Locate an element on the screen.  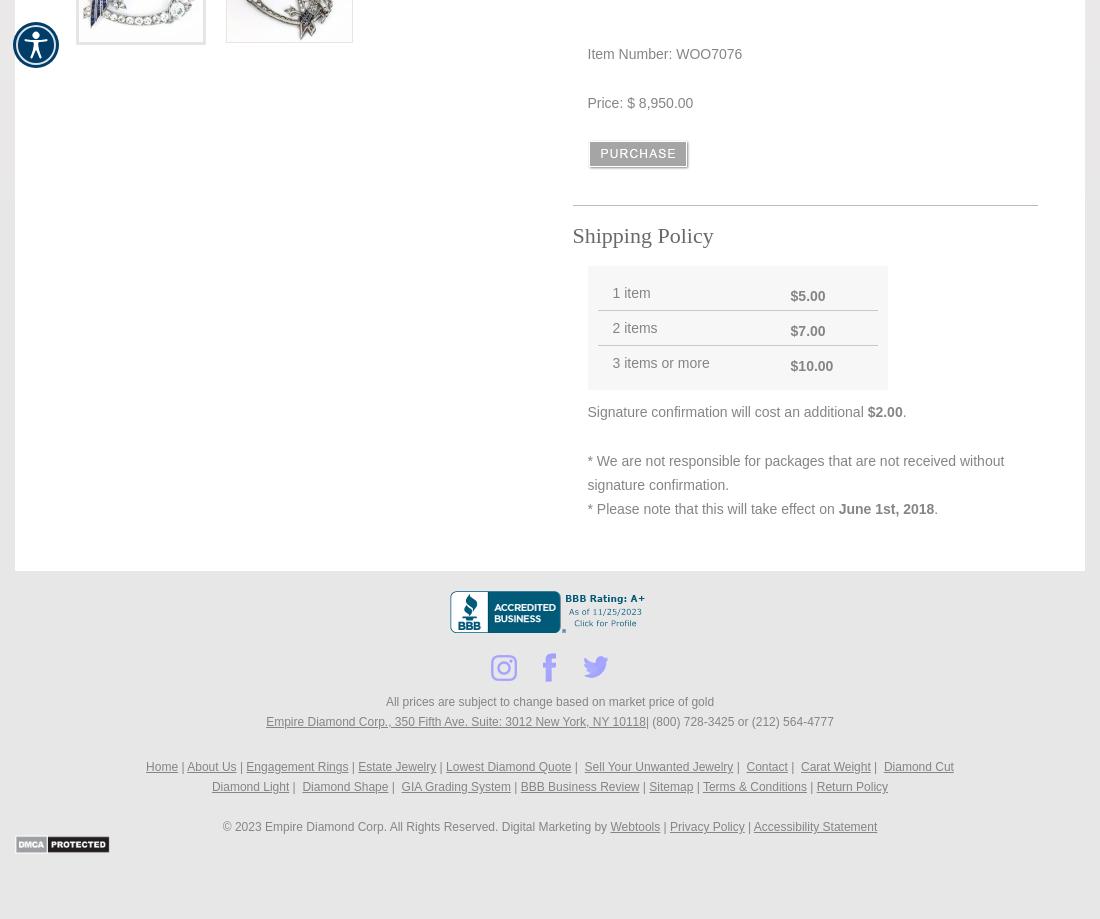
'© 2023 Empire Diamond Corp. All Rights Reserved. Digital Marketing by' is located at coordinates (415, 827).